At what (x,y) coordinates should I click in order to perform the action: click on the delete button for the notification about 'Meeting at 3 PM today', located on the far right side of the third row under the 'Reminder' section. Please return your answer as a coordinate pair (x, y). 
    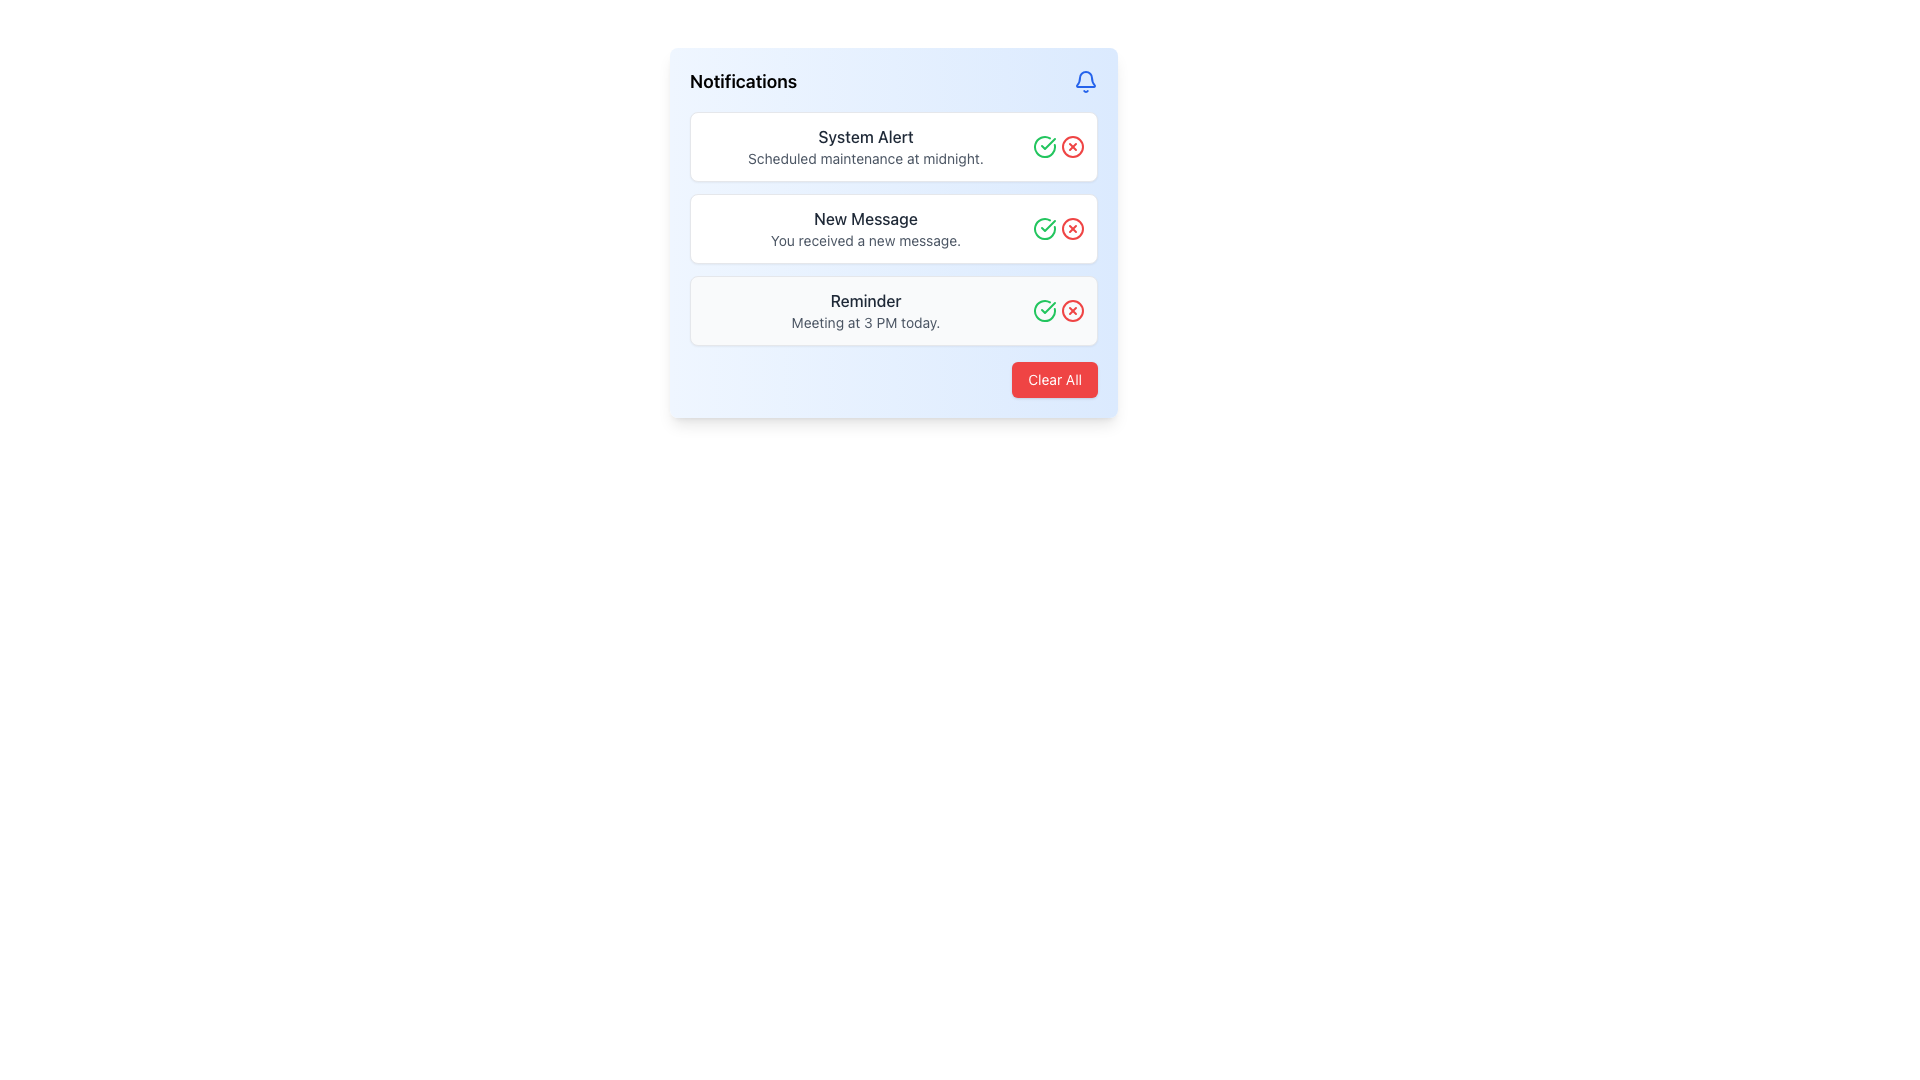
    Looking at the image, I should click on (1072, 311).